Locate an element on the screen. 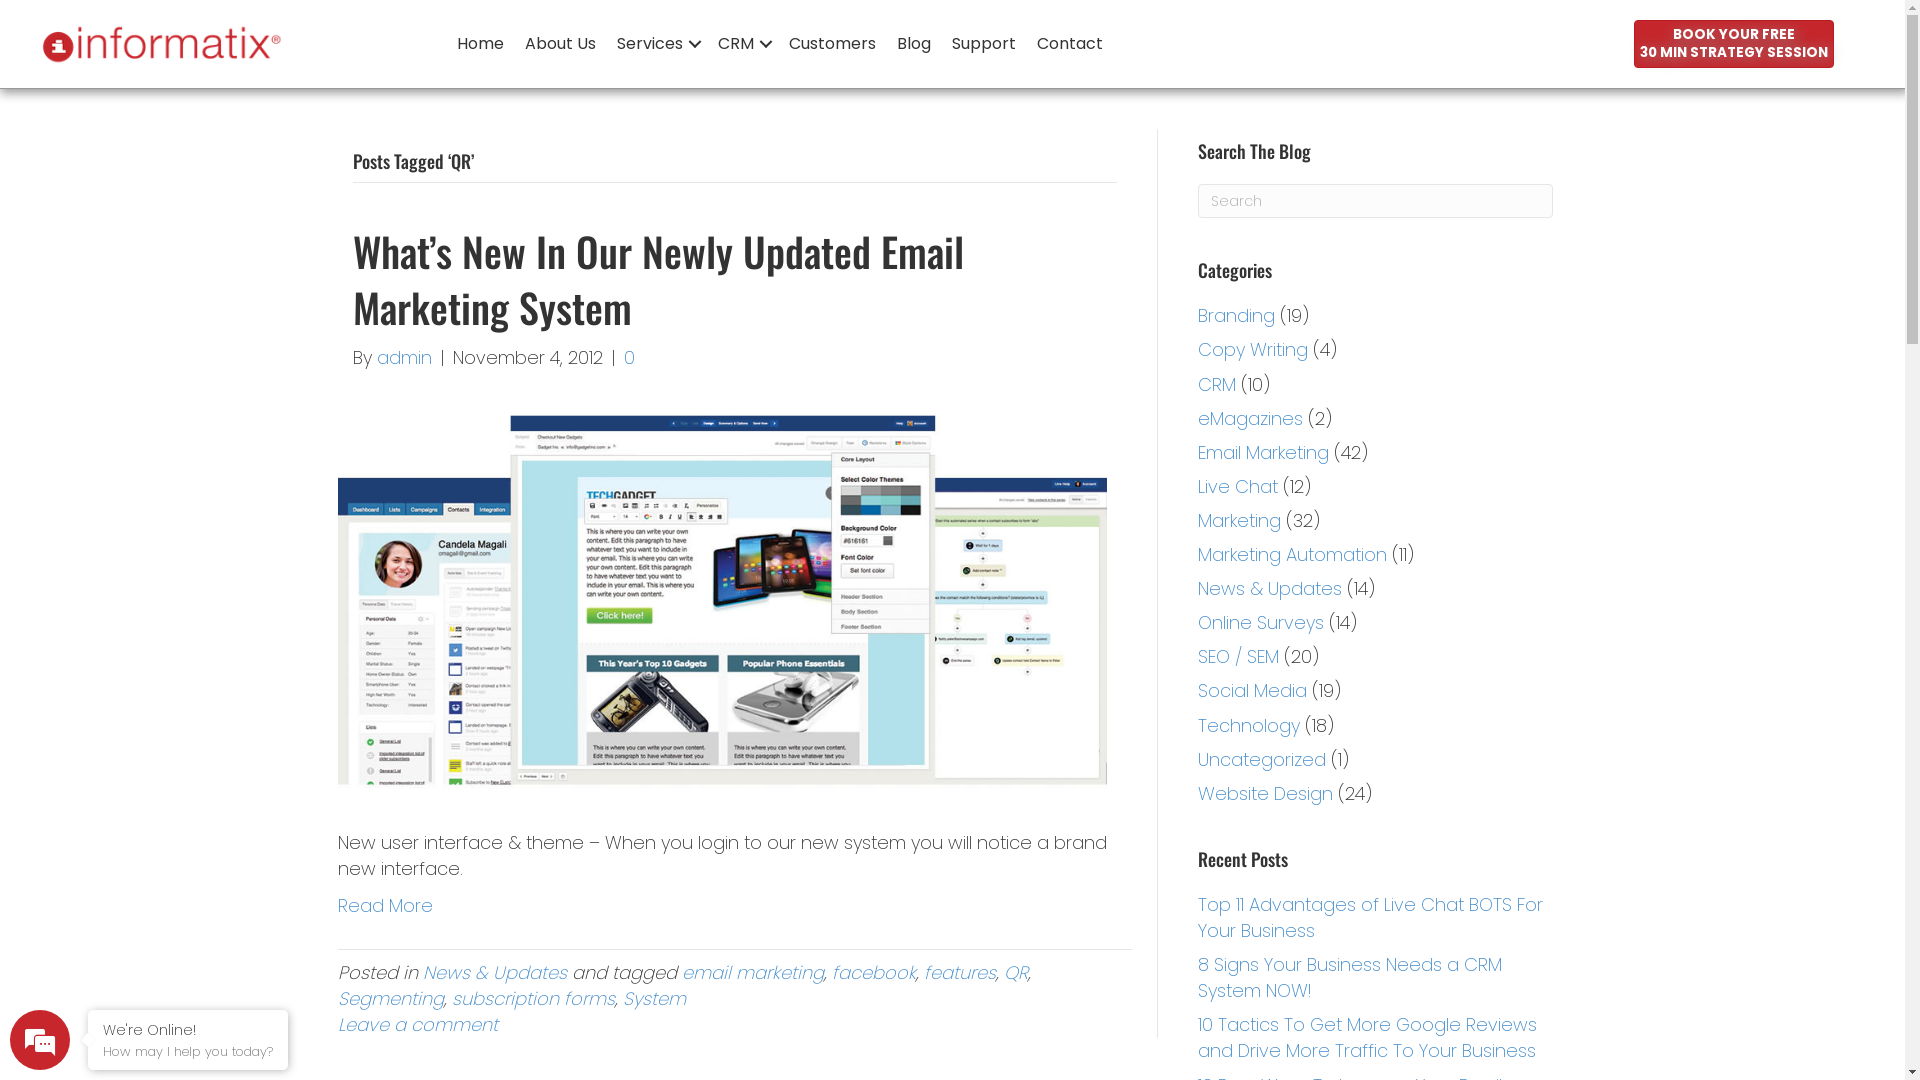 Image resolution: width=1920 pixels, height=1080 pixels. 'Marketing Automation' is located at coordinates (1292, 554).